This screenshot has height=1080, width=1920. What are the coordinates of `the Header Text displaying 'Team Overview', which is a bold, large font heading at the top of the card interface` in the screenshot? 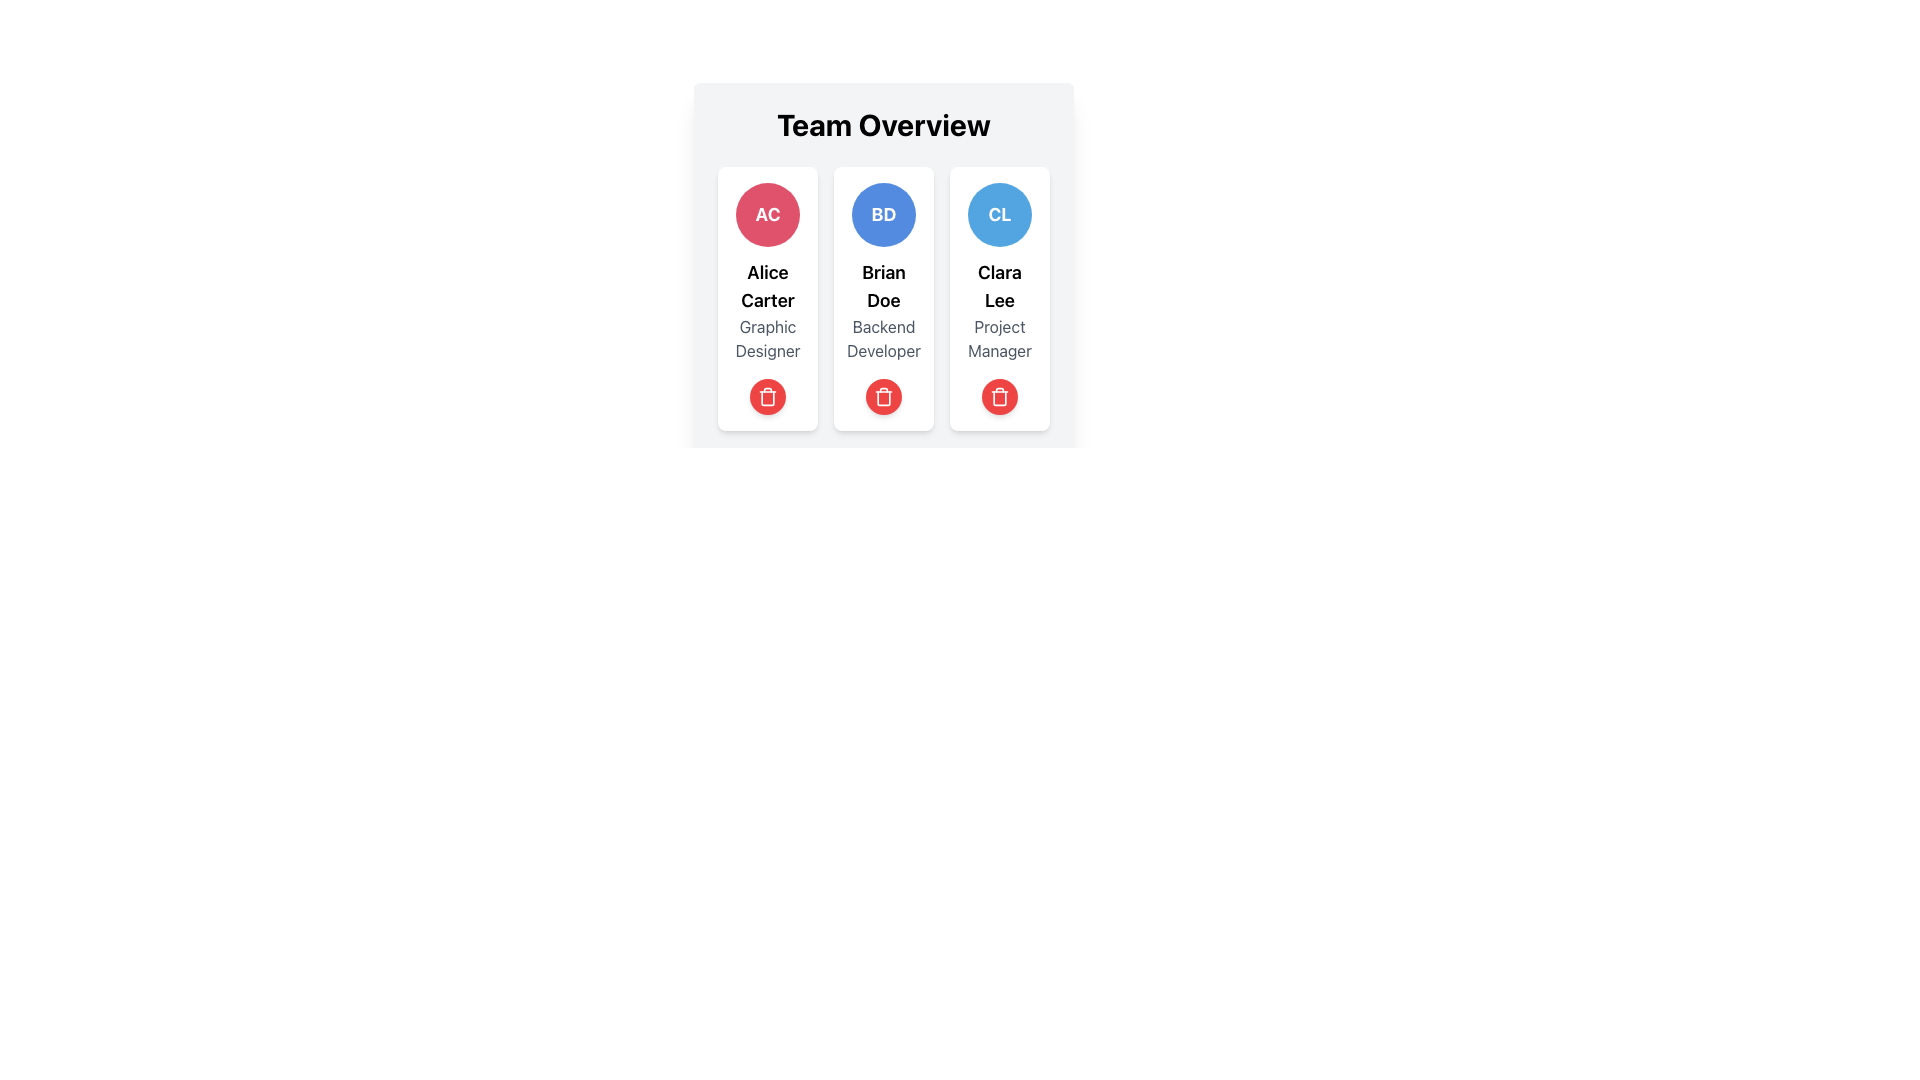 It's located at (882, 124).